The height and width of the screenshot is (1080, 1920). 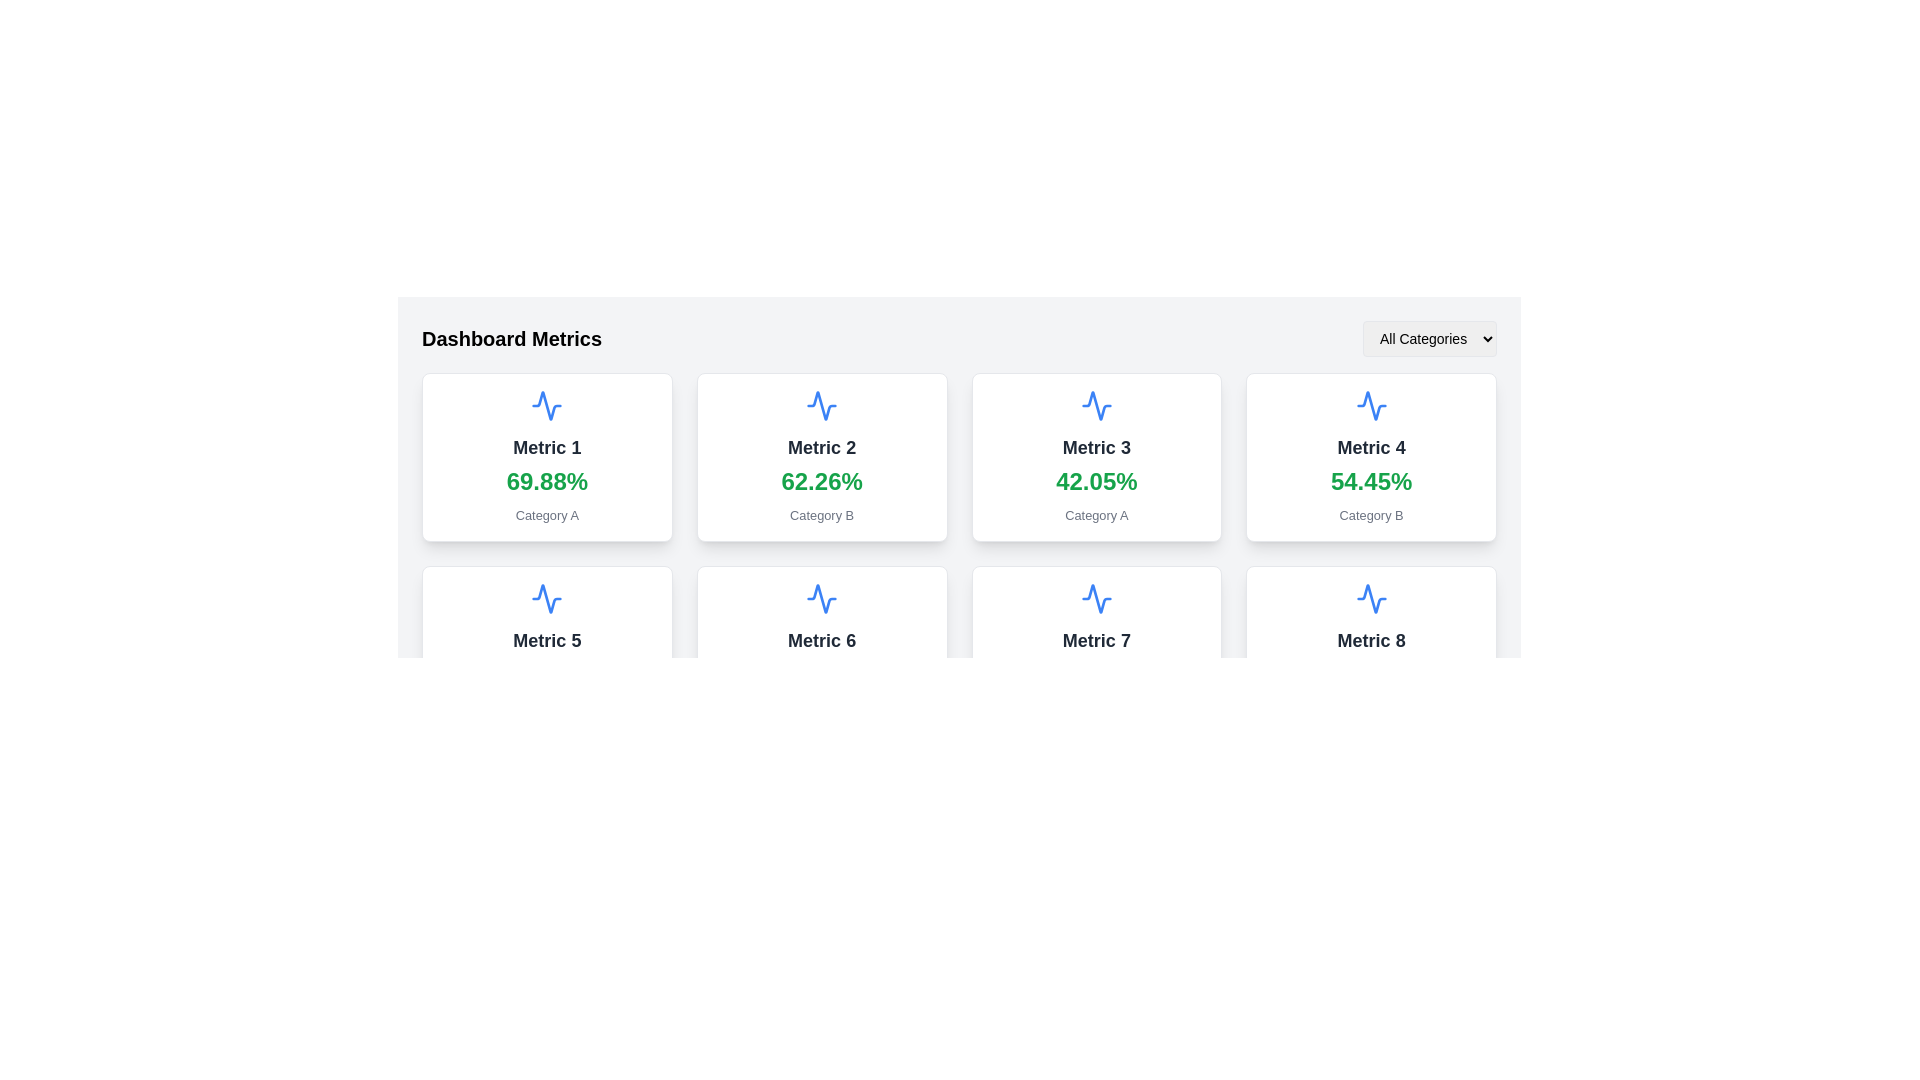 What do you see at coordinates (1095, 482) in the screenshot?
I see `the text label displaying '42.05%' which is styled in bold green font and positioned between 'Metric 3' and 'Category A' in the third card of the grid layout` at bounding box center [1095, 482].